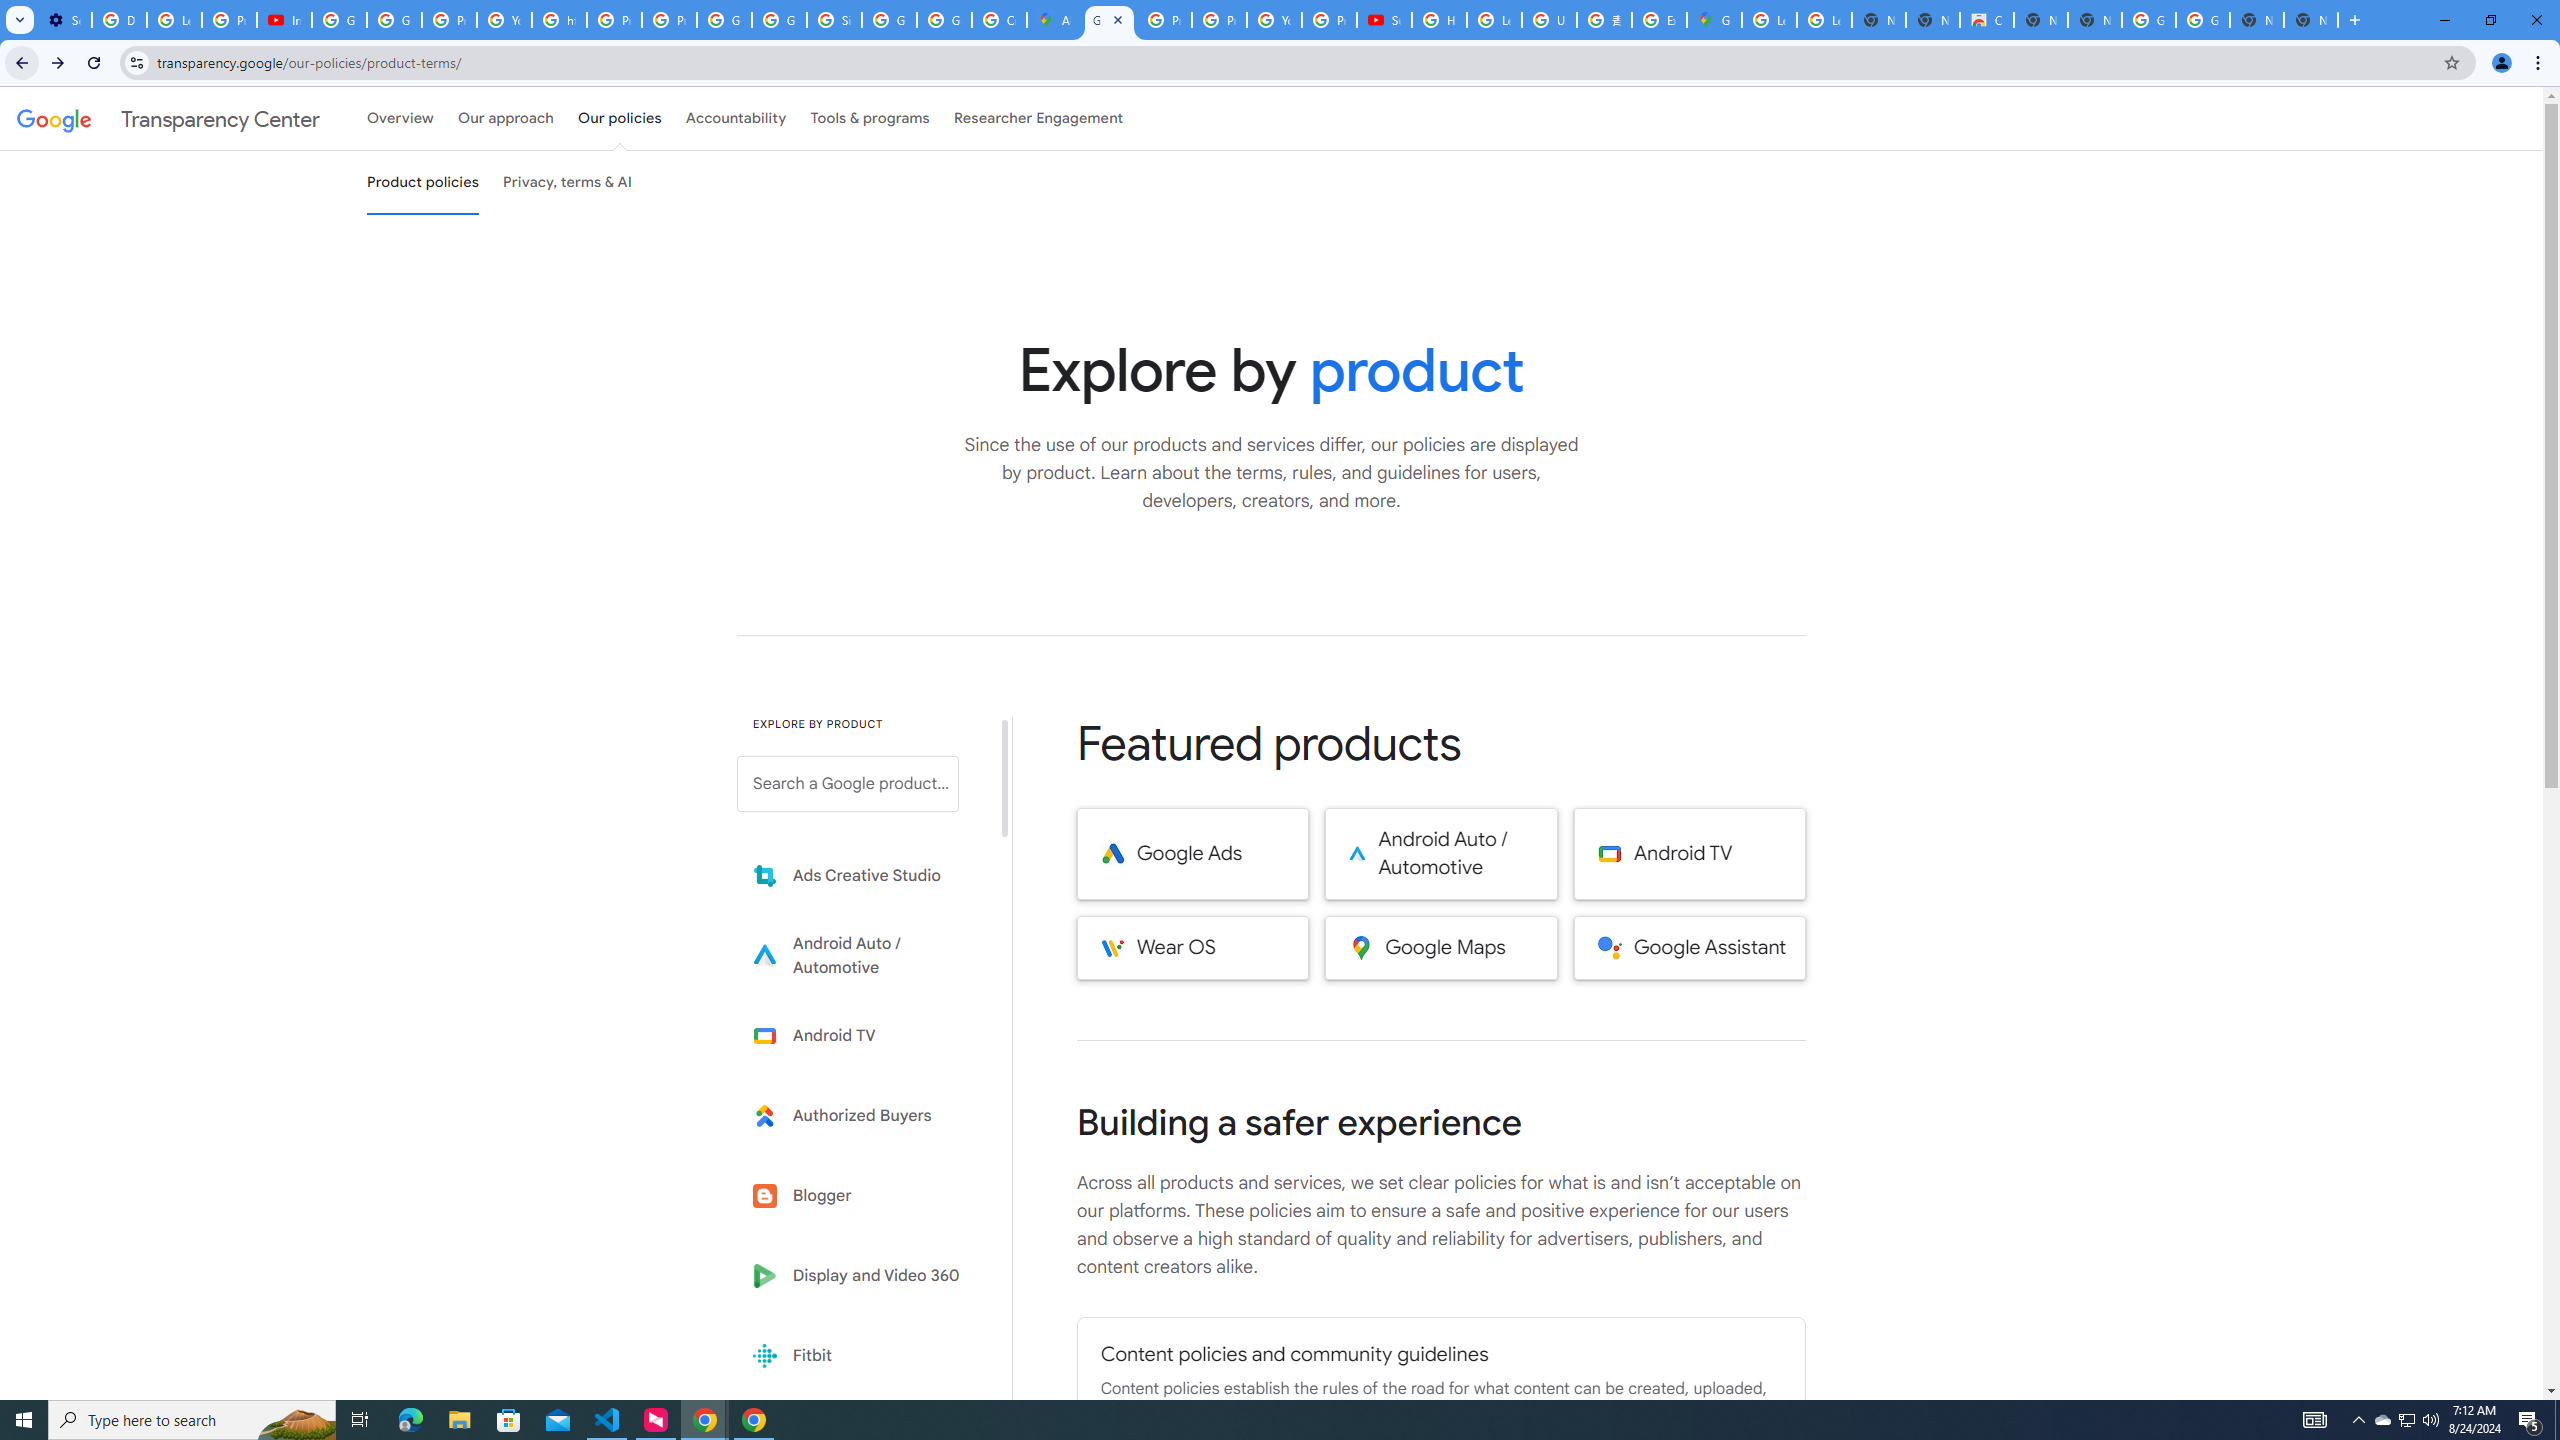 The image size is (2560, 1440). Describe the element at coordinates (2201, 19) in the screenshot. I see `'Google Images'` at that location.